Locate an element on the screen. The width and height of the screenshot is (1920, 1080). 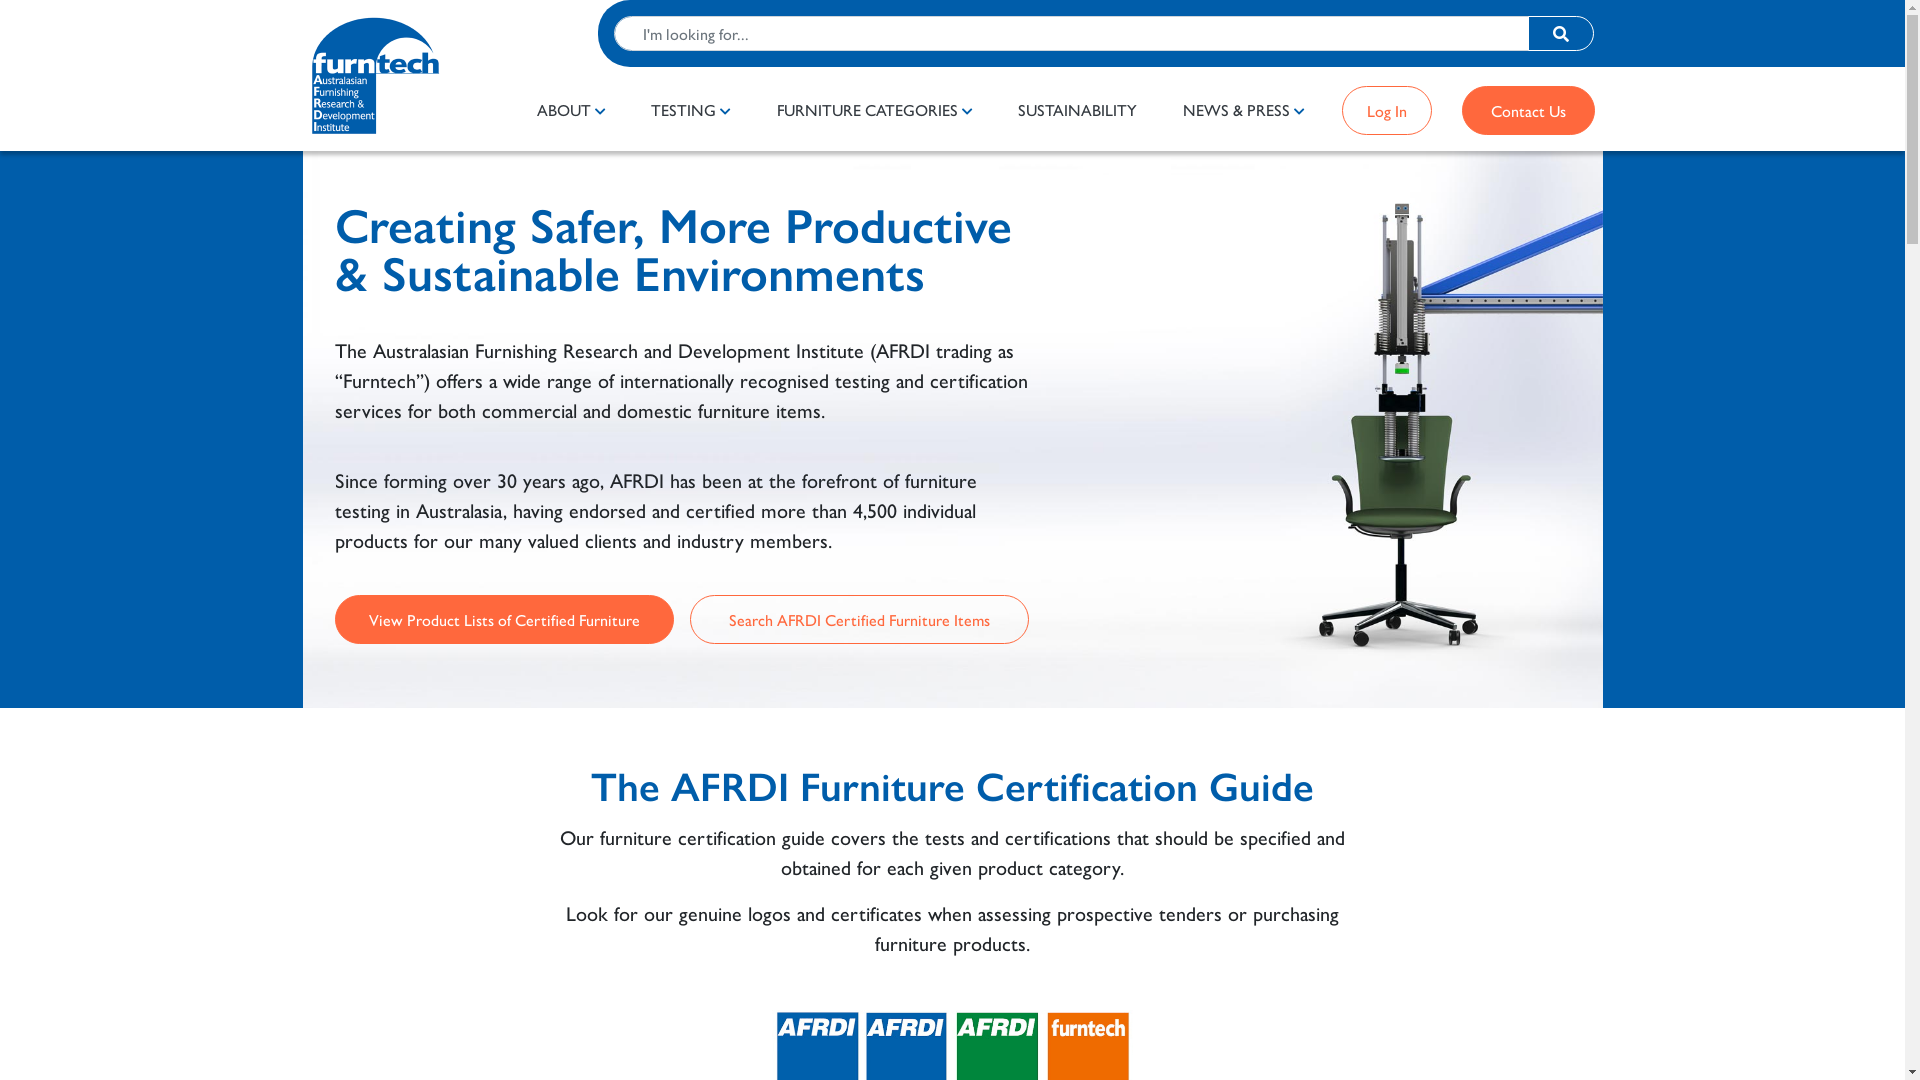
'Search AFRDI Certified Furniture Items' is located at coordinates (859, 618).